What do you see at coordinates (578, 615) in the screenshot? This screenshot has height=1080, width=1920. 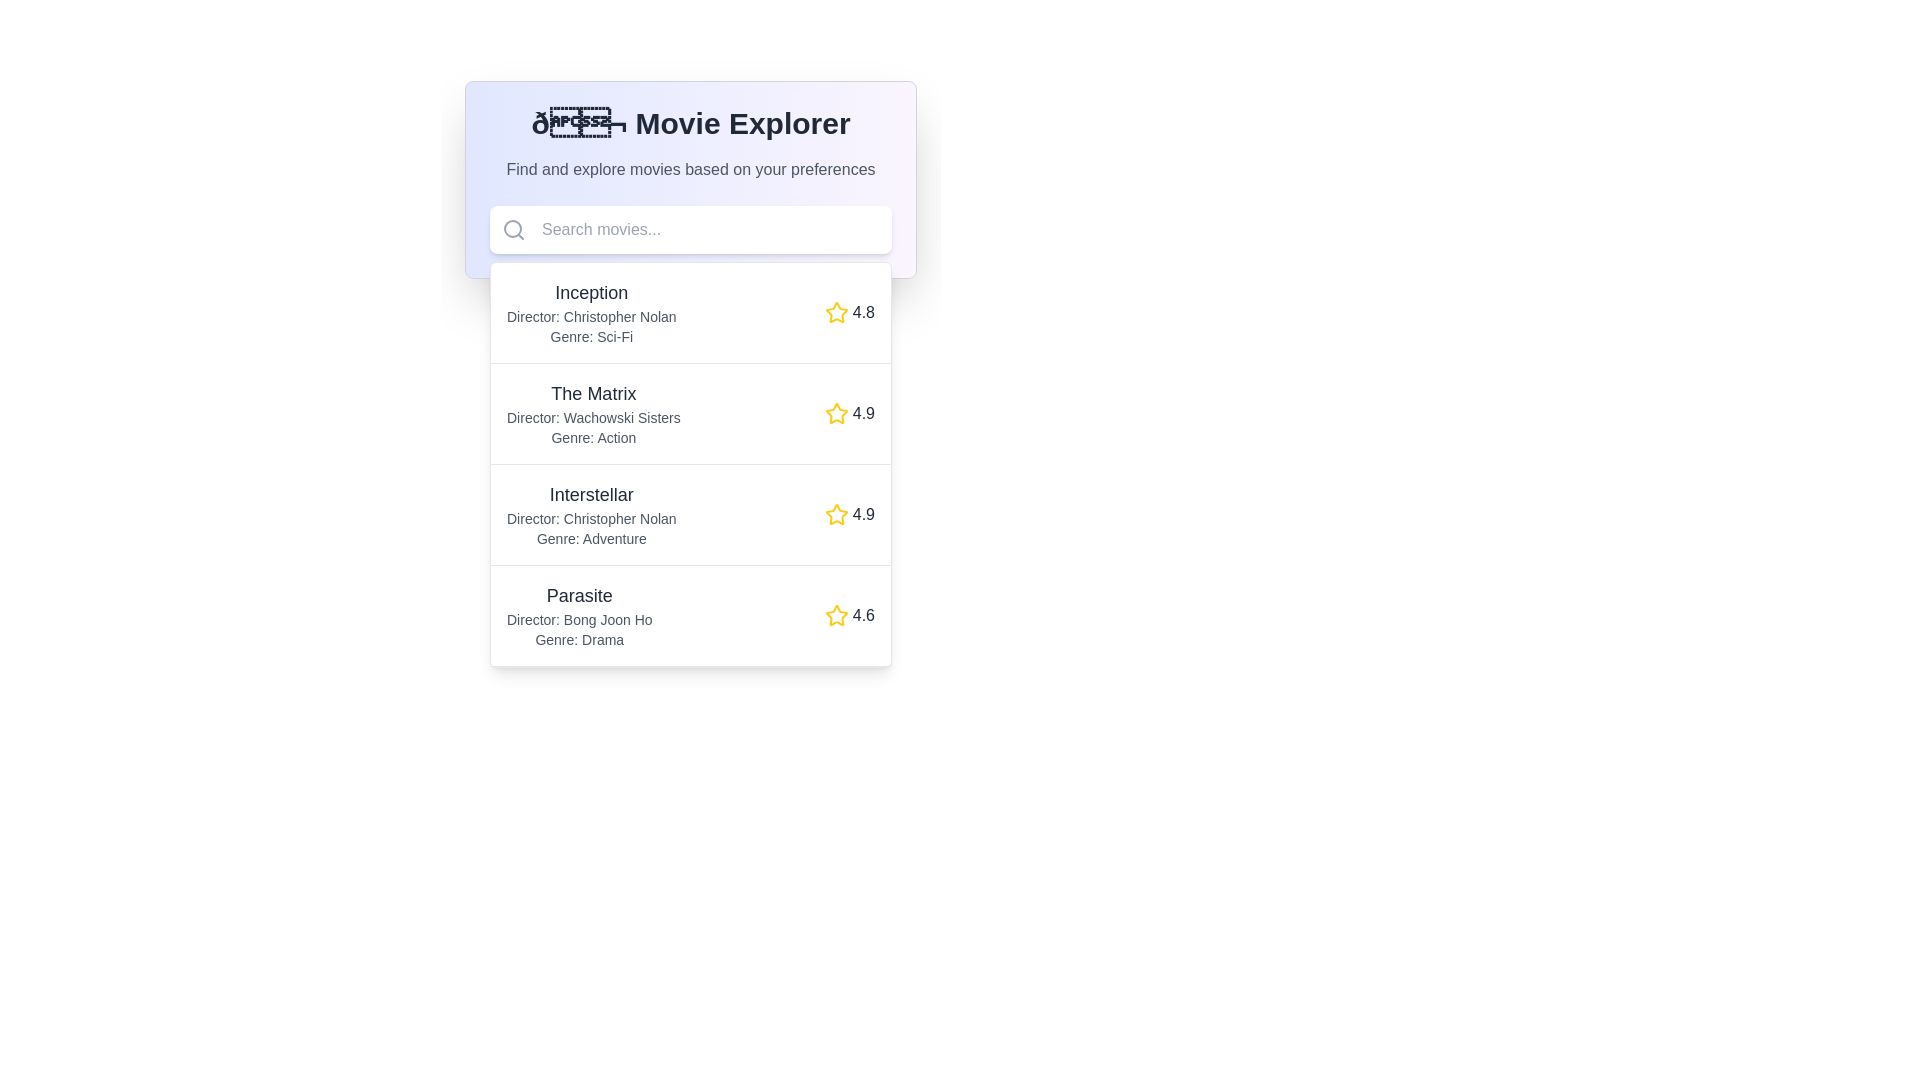 I see `detailed information displayed in the text block about the movie 'Parasite,' which includes its title, director, and genre. This text is the fourth item in a scrollable list within the 'Movie Explorer' interface` at bounding box center [578, 615].